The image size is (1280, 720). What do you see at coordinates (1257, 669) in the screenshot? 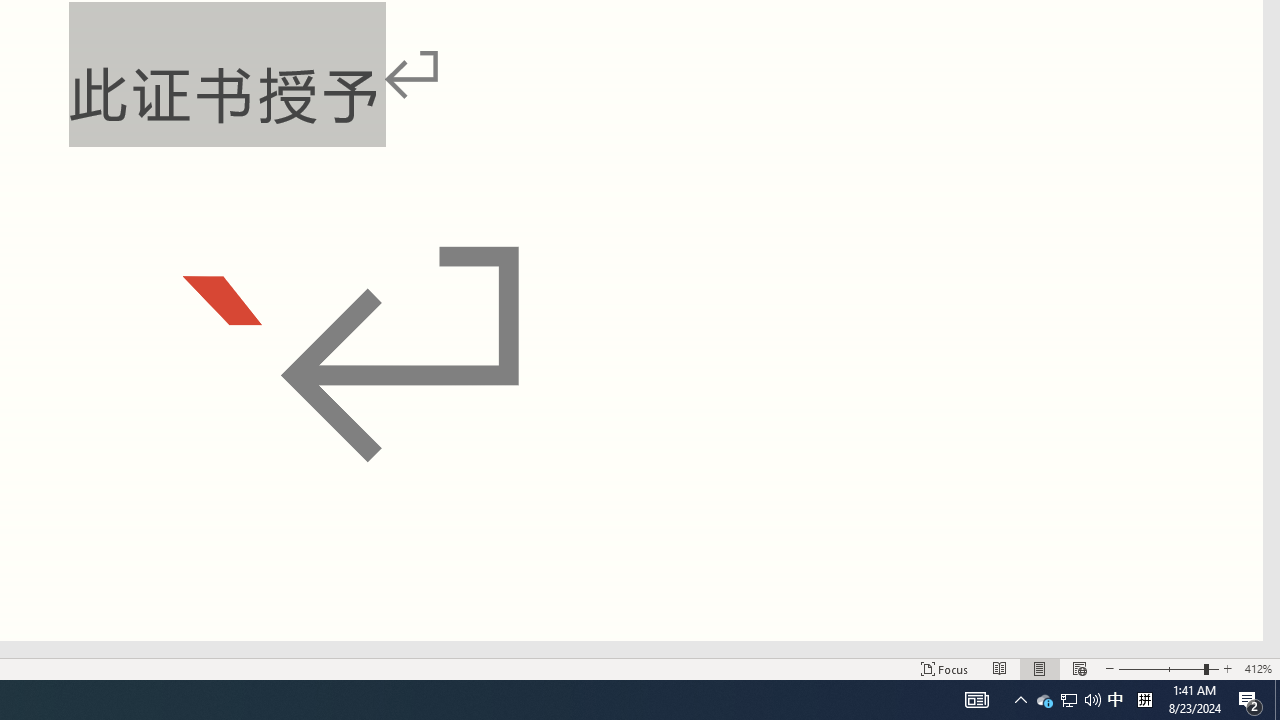
I see `'Zoom 412%'` at bounding box center [1257, 669].